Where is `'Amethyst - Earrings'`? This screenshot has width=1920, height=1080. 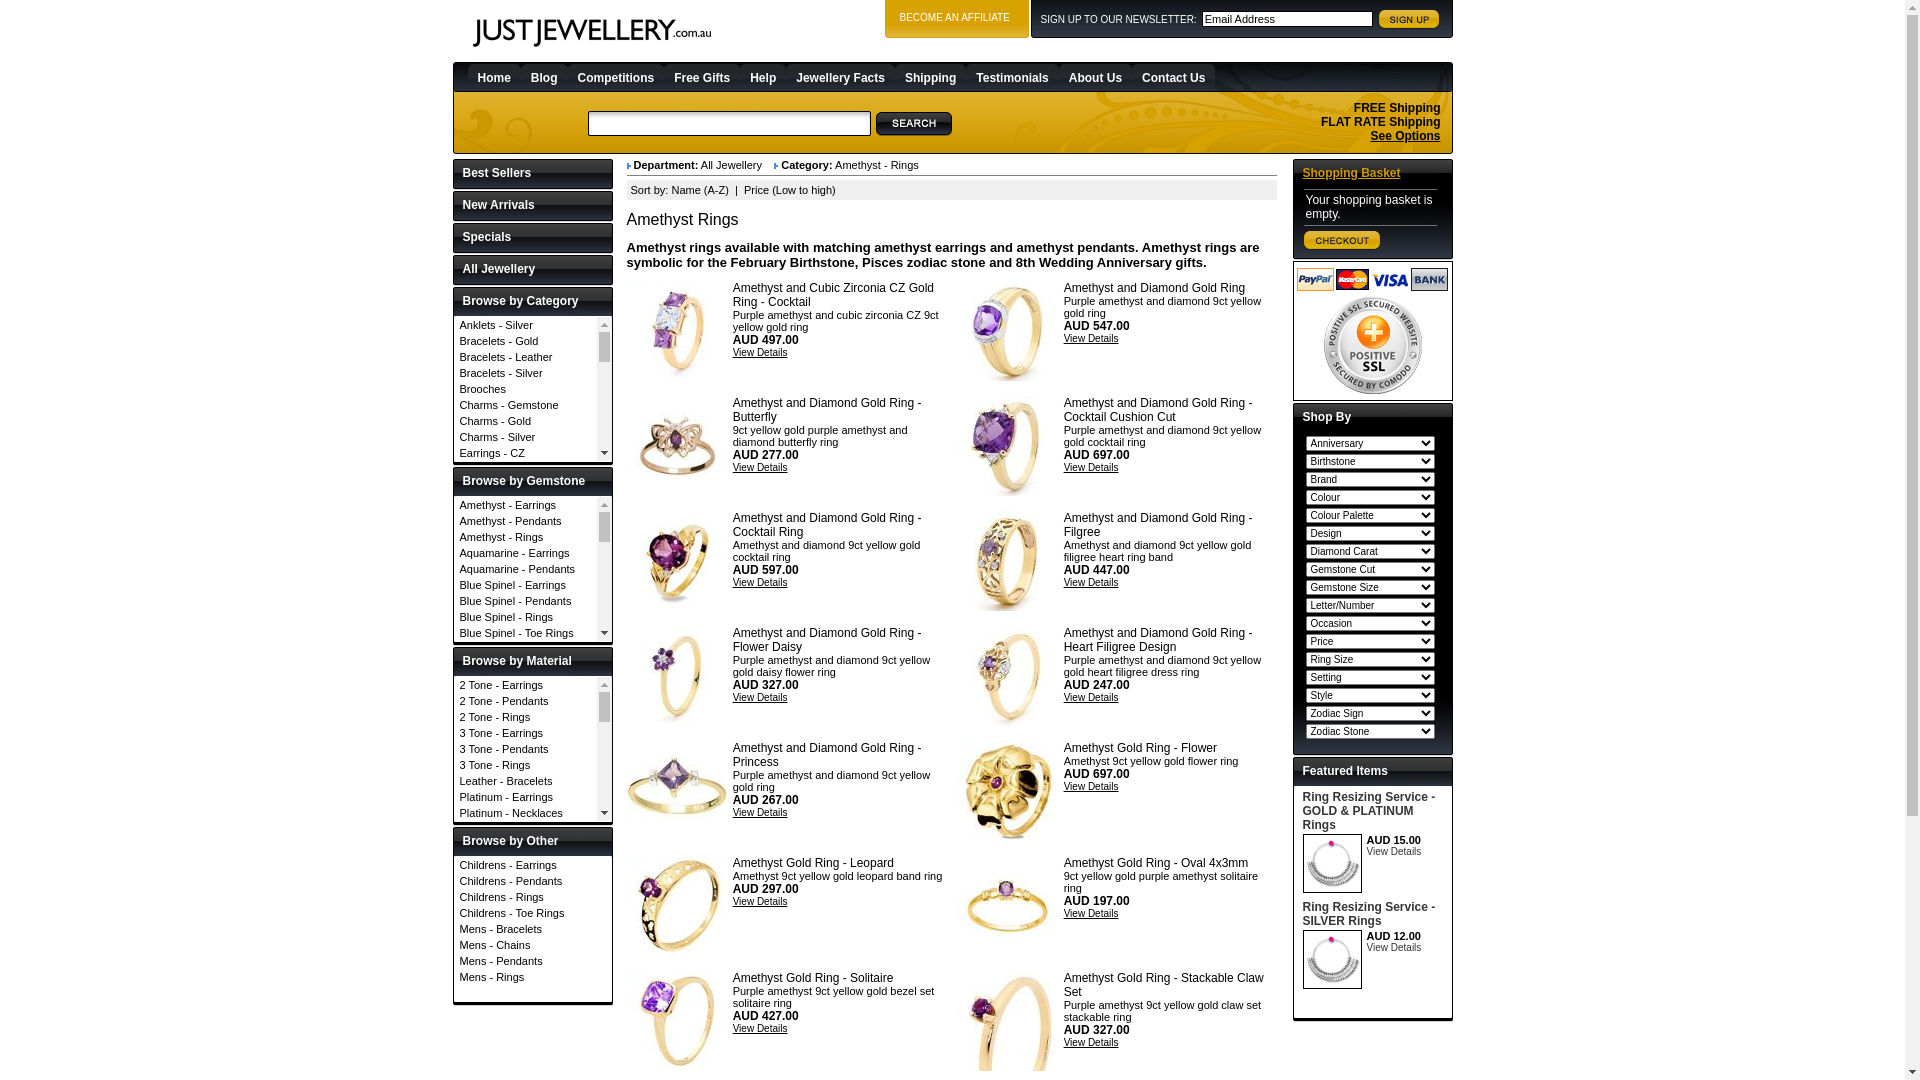
'Amethyst - Earrings' is located at coordinates (453, 504).